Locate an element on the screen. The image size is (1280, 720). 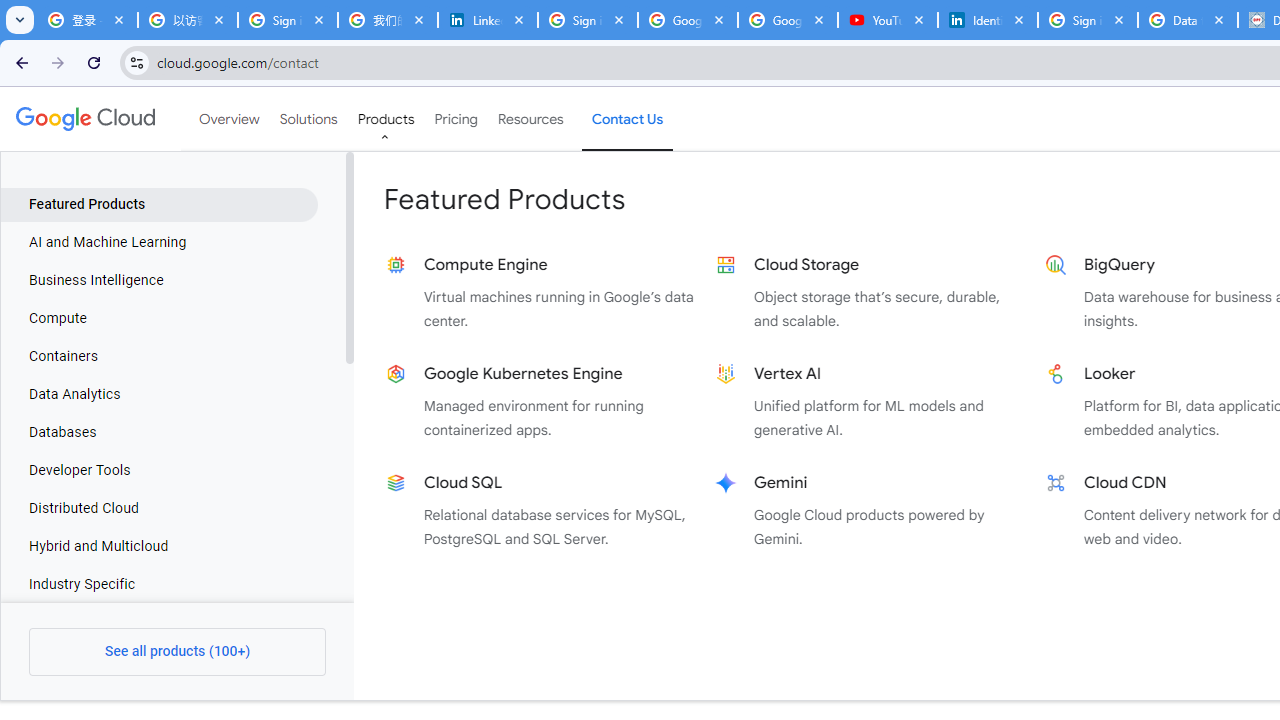
'Products' is located at coordinates (385, 119).